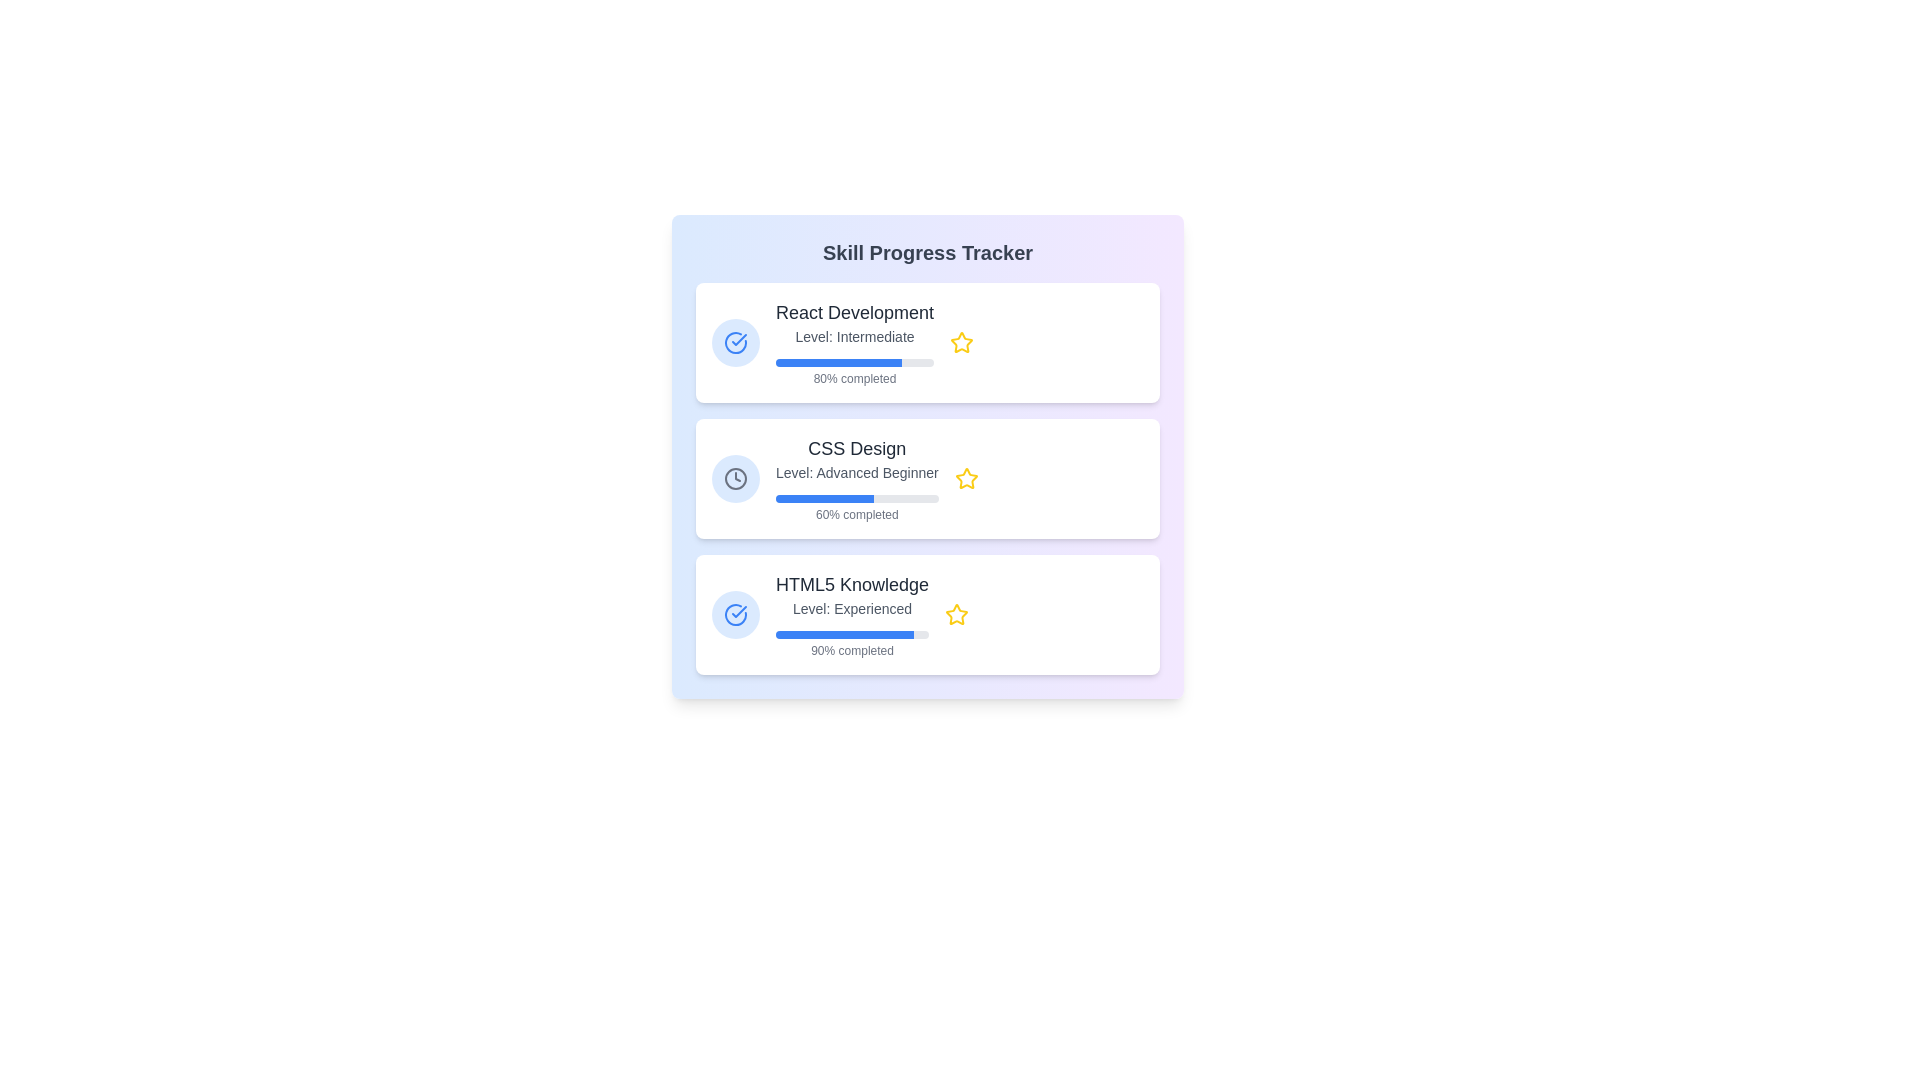 Image resolution: width=1920 pixels, height=1080 pixels. Describe the element at coordinates (852, 613) in the screenshot. I see `the composite skill tracker element displaying 'HTML5 Knowledge', which includes the proficiency level 'Experienced' and a progress bar showing 90% progress` at that location.